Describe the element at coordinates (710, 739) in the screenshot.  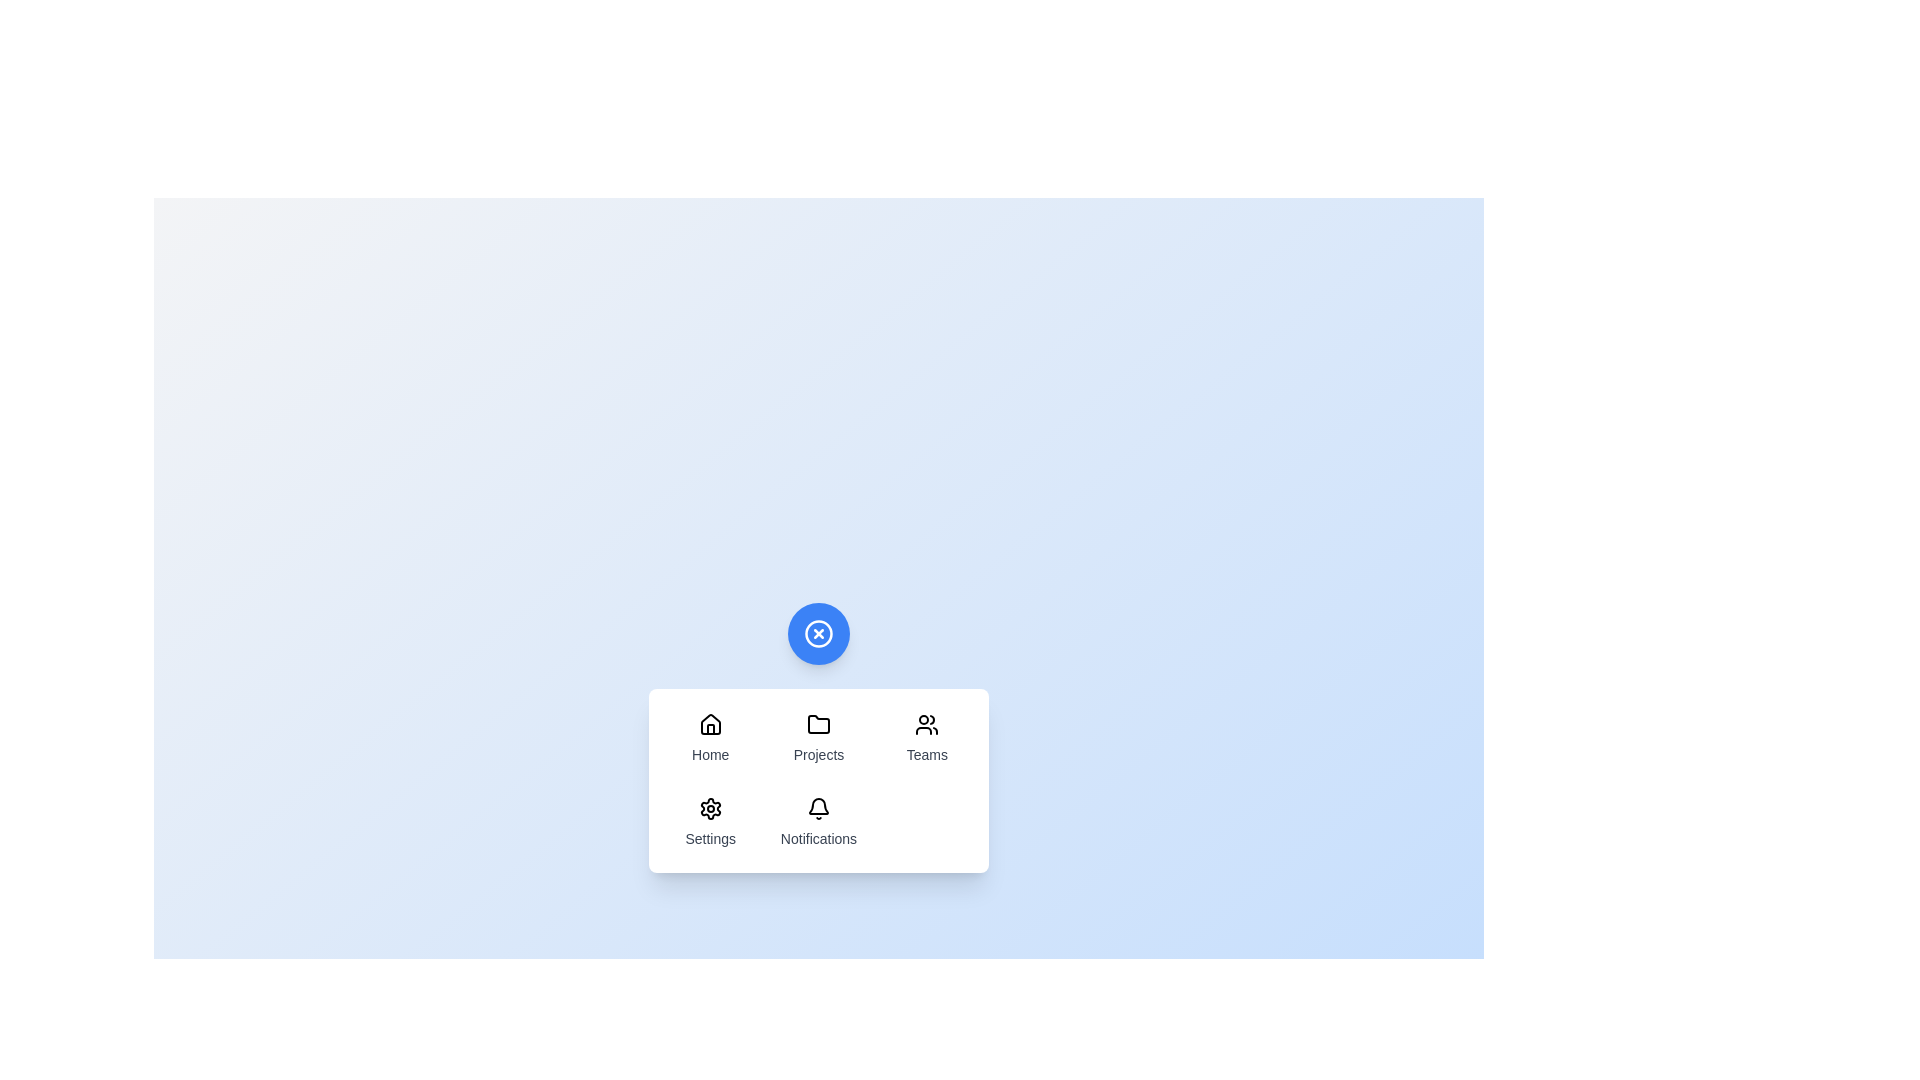
I see `the menu item labeled Home to highlight it` at that location.